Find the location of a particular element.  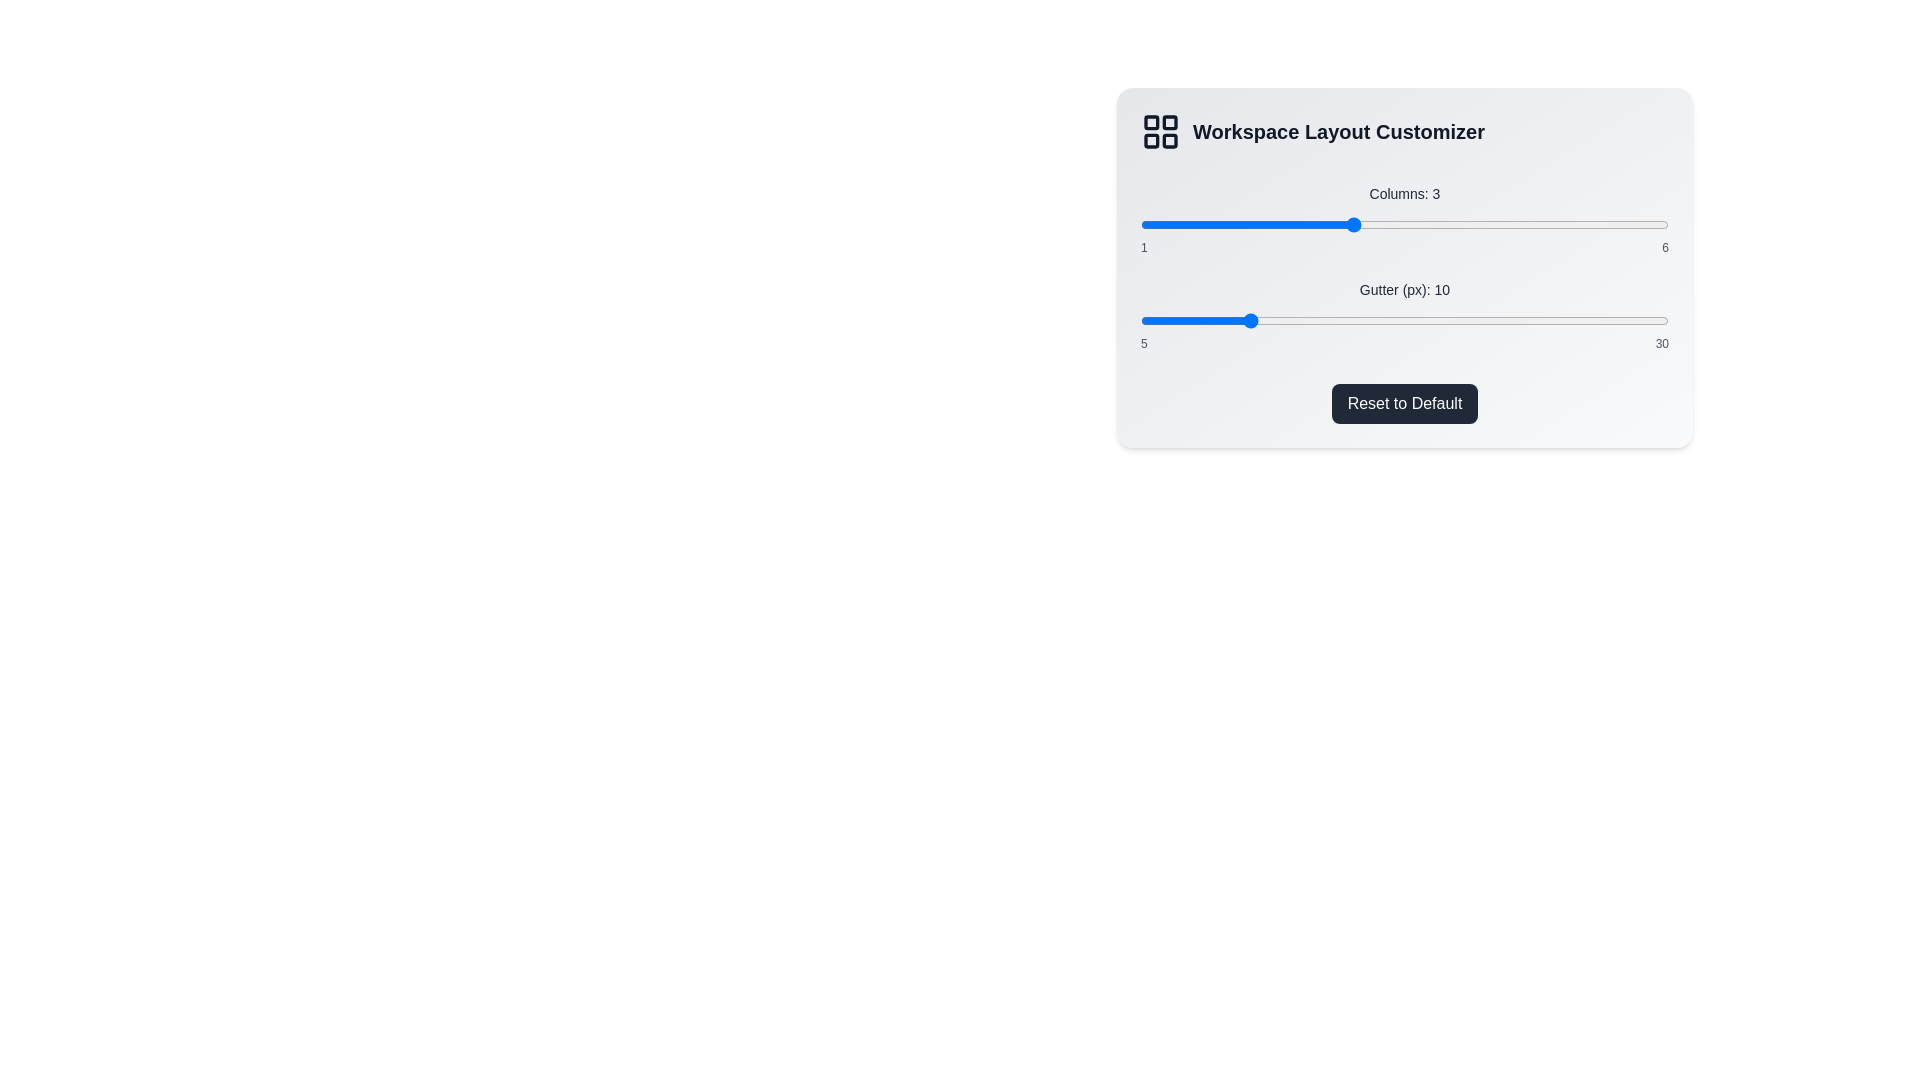

the slider to set the value to 1 is located at coordinates (1141, 224).